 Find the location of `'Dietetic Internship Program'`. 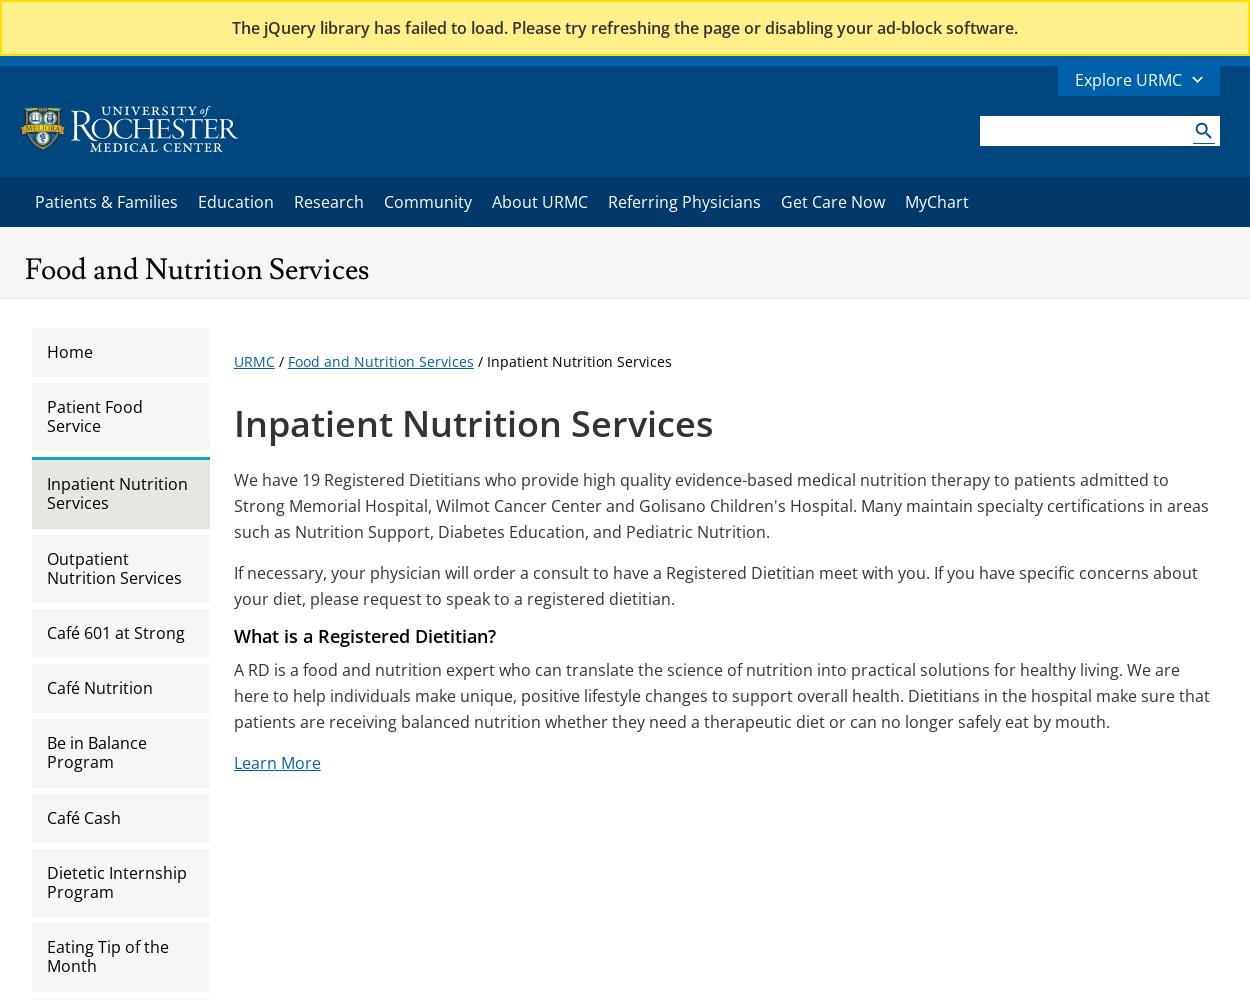

'Dietetic Internship Program' is located at coordinates (116, 882).